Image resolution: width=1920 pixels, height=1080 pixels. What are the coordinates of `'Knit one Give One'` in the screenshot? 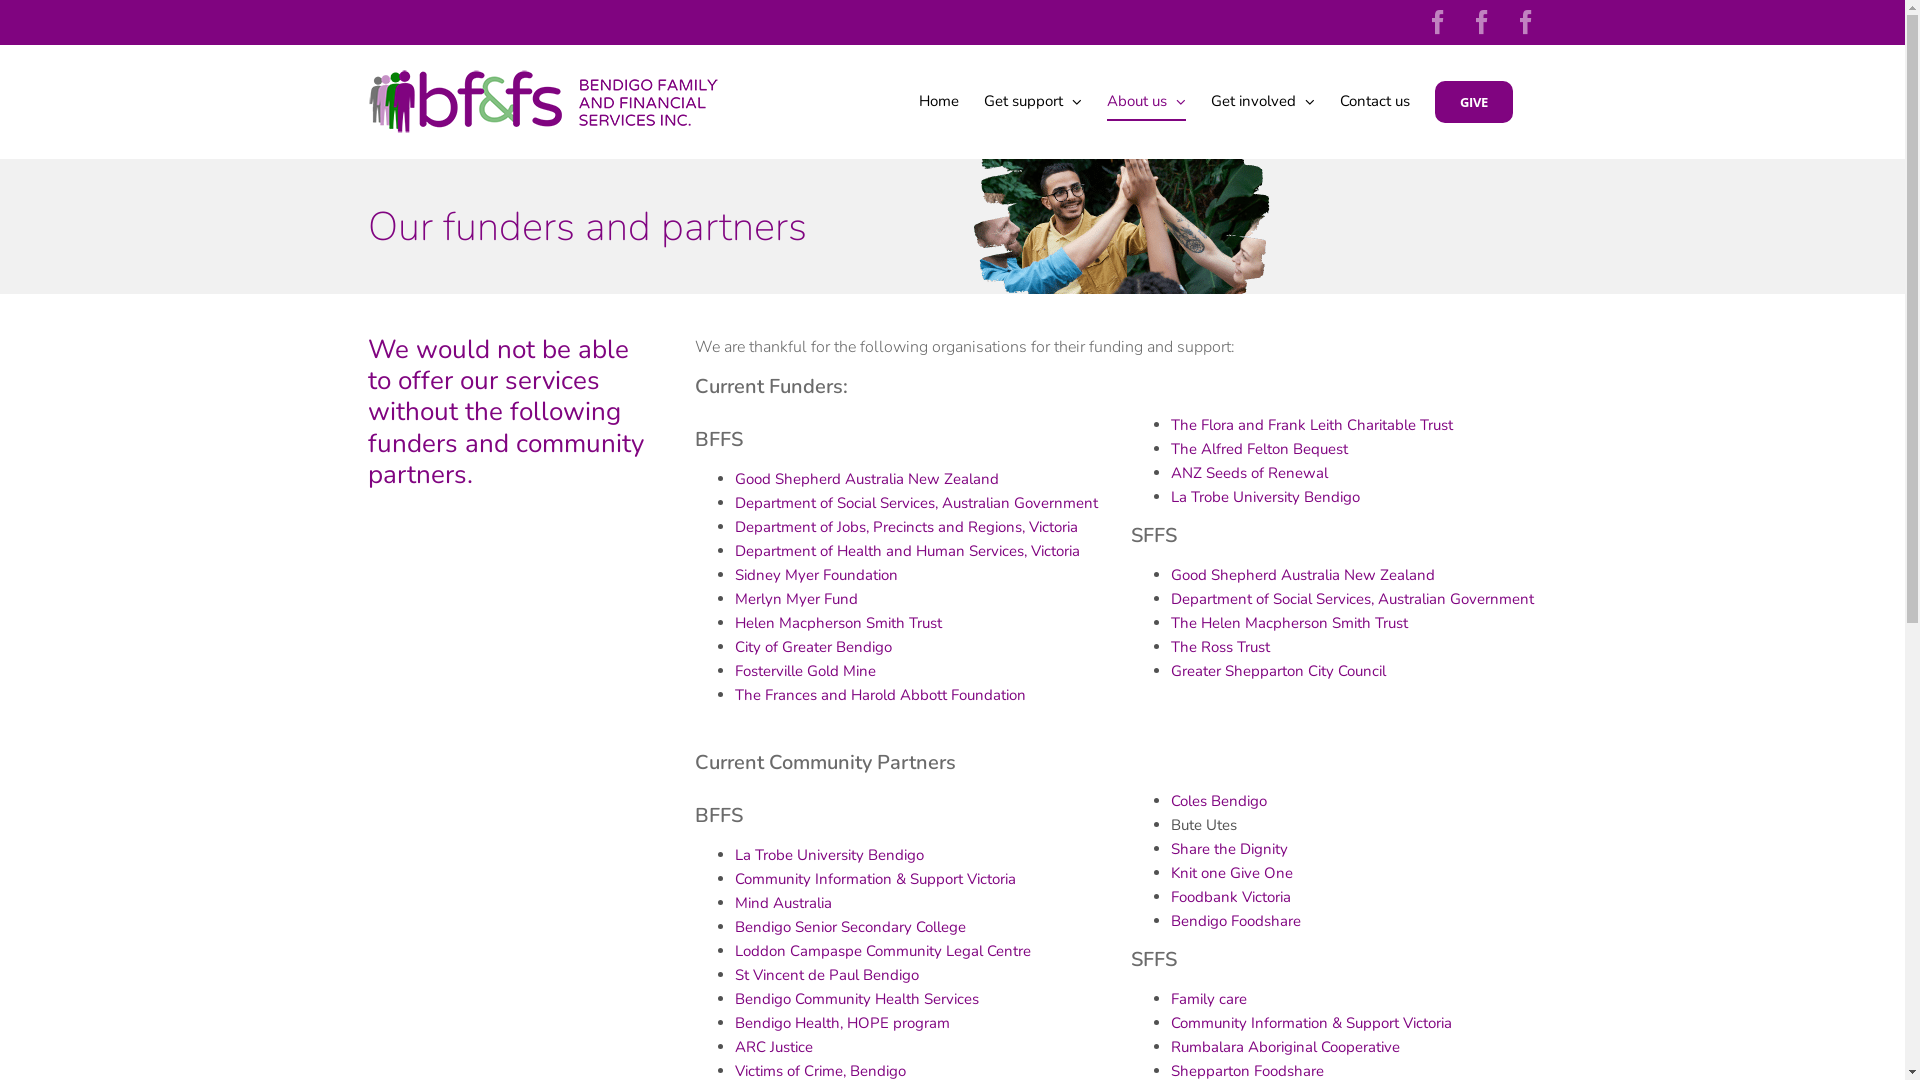 It's located at (1231, 871).